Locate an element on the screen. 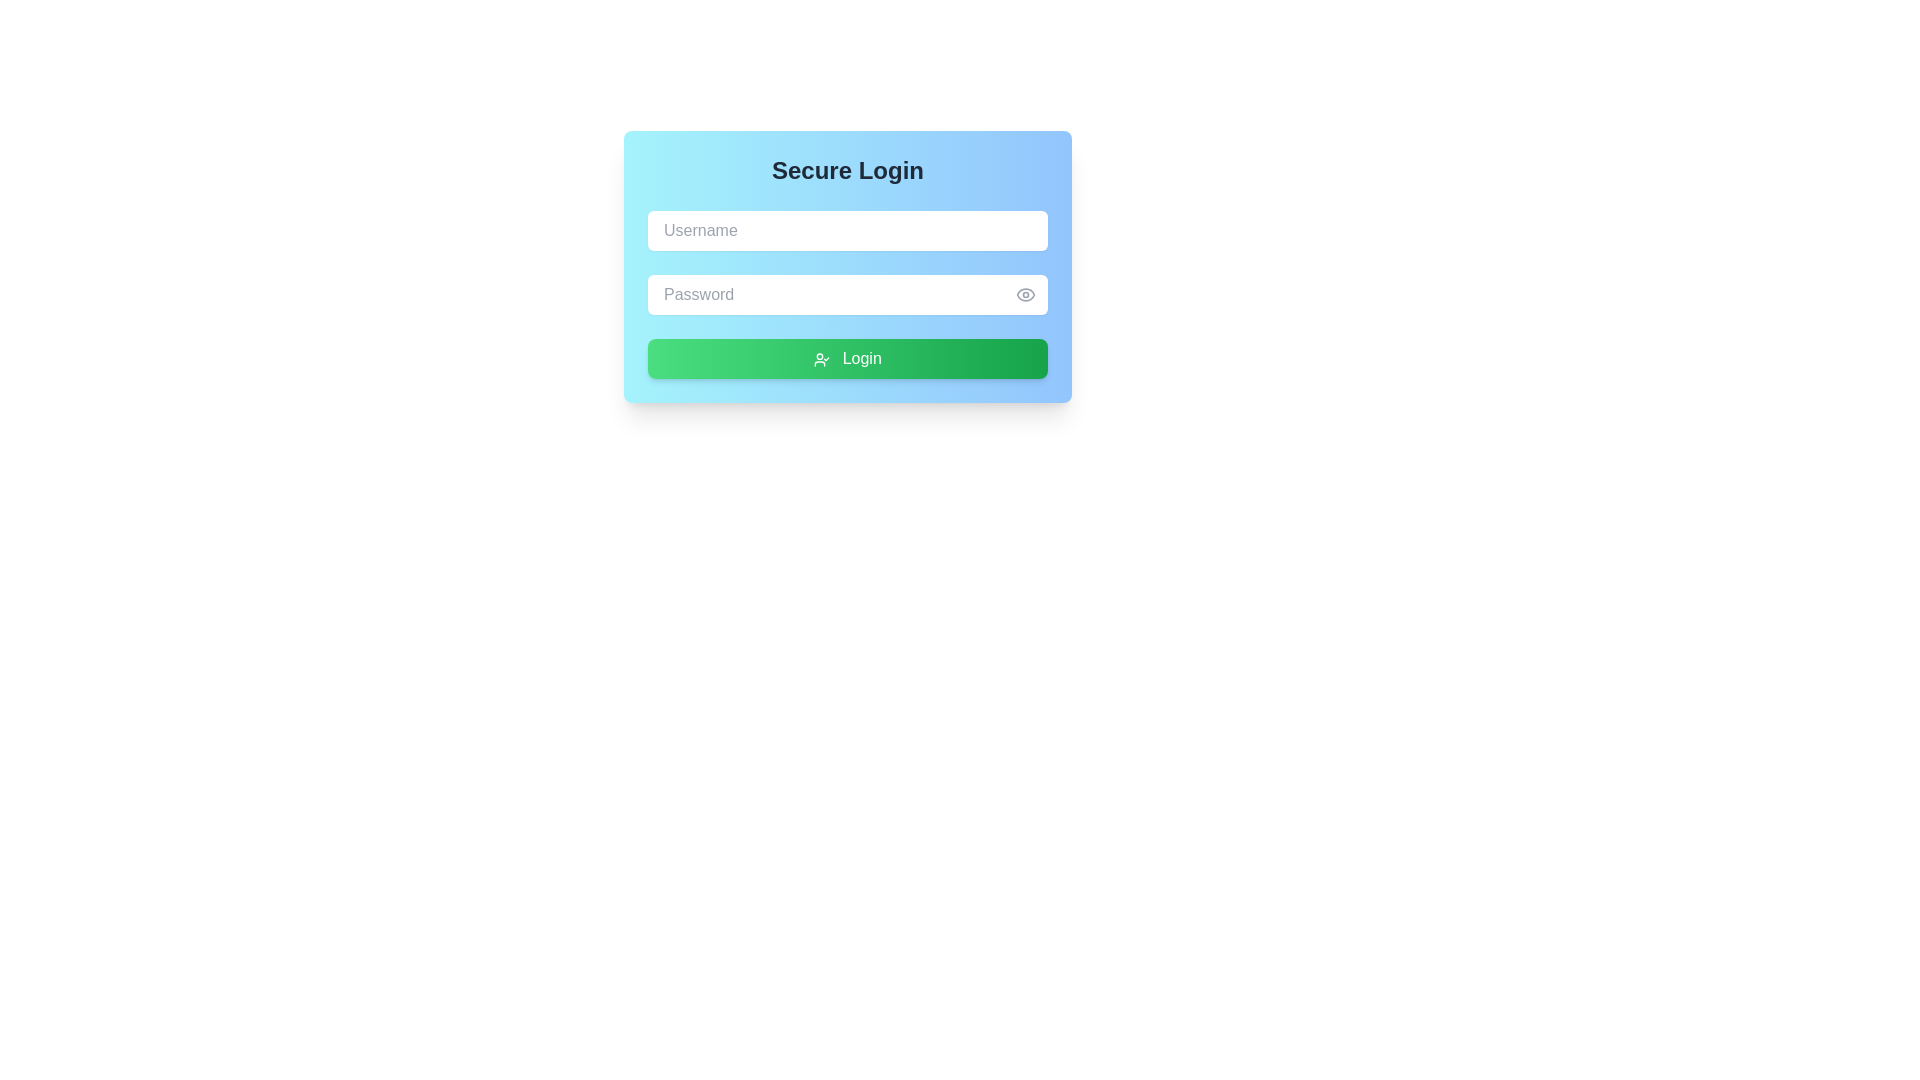  the username input field located within the login form, positioned beneath the title 'Secure Login', to focus the input field for user credentials is located at coordinates (848, 230).